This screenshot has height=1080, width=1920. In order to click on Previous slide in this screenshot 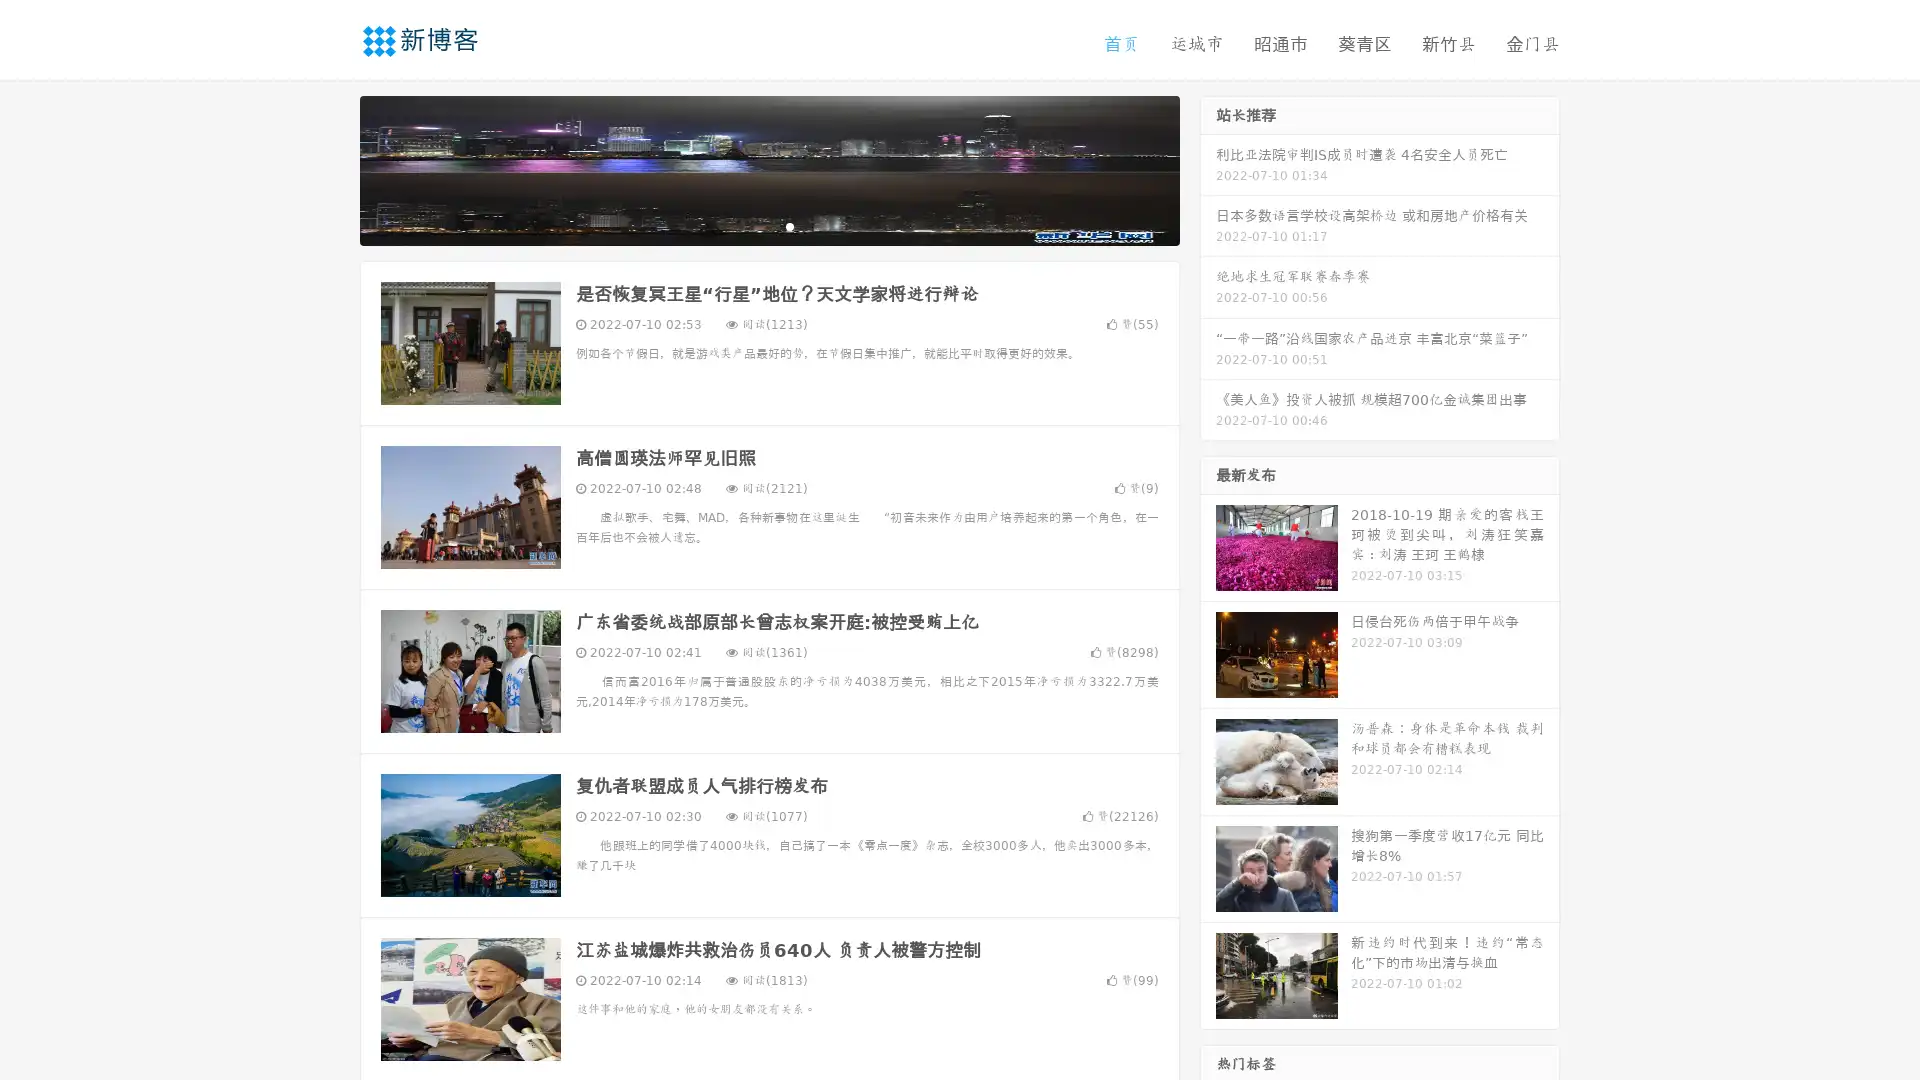, I will do `click(330, 168)`.